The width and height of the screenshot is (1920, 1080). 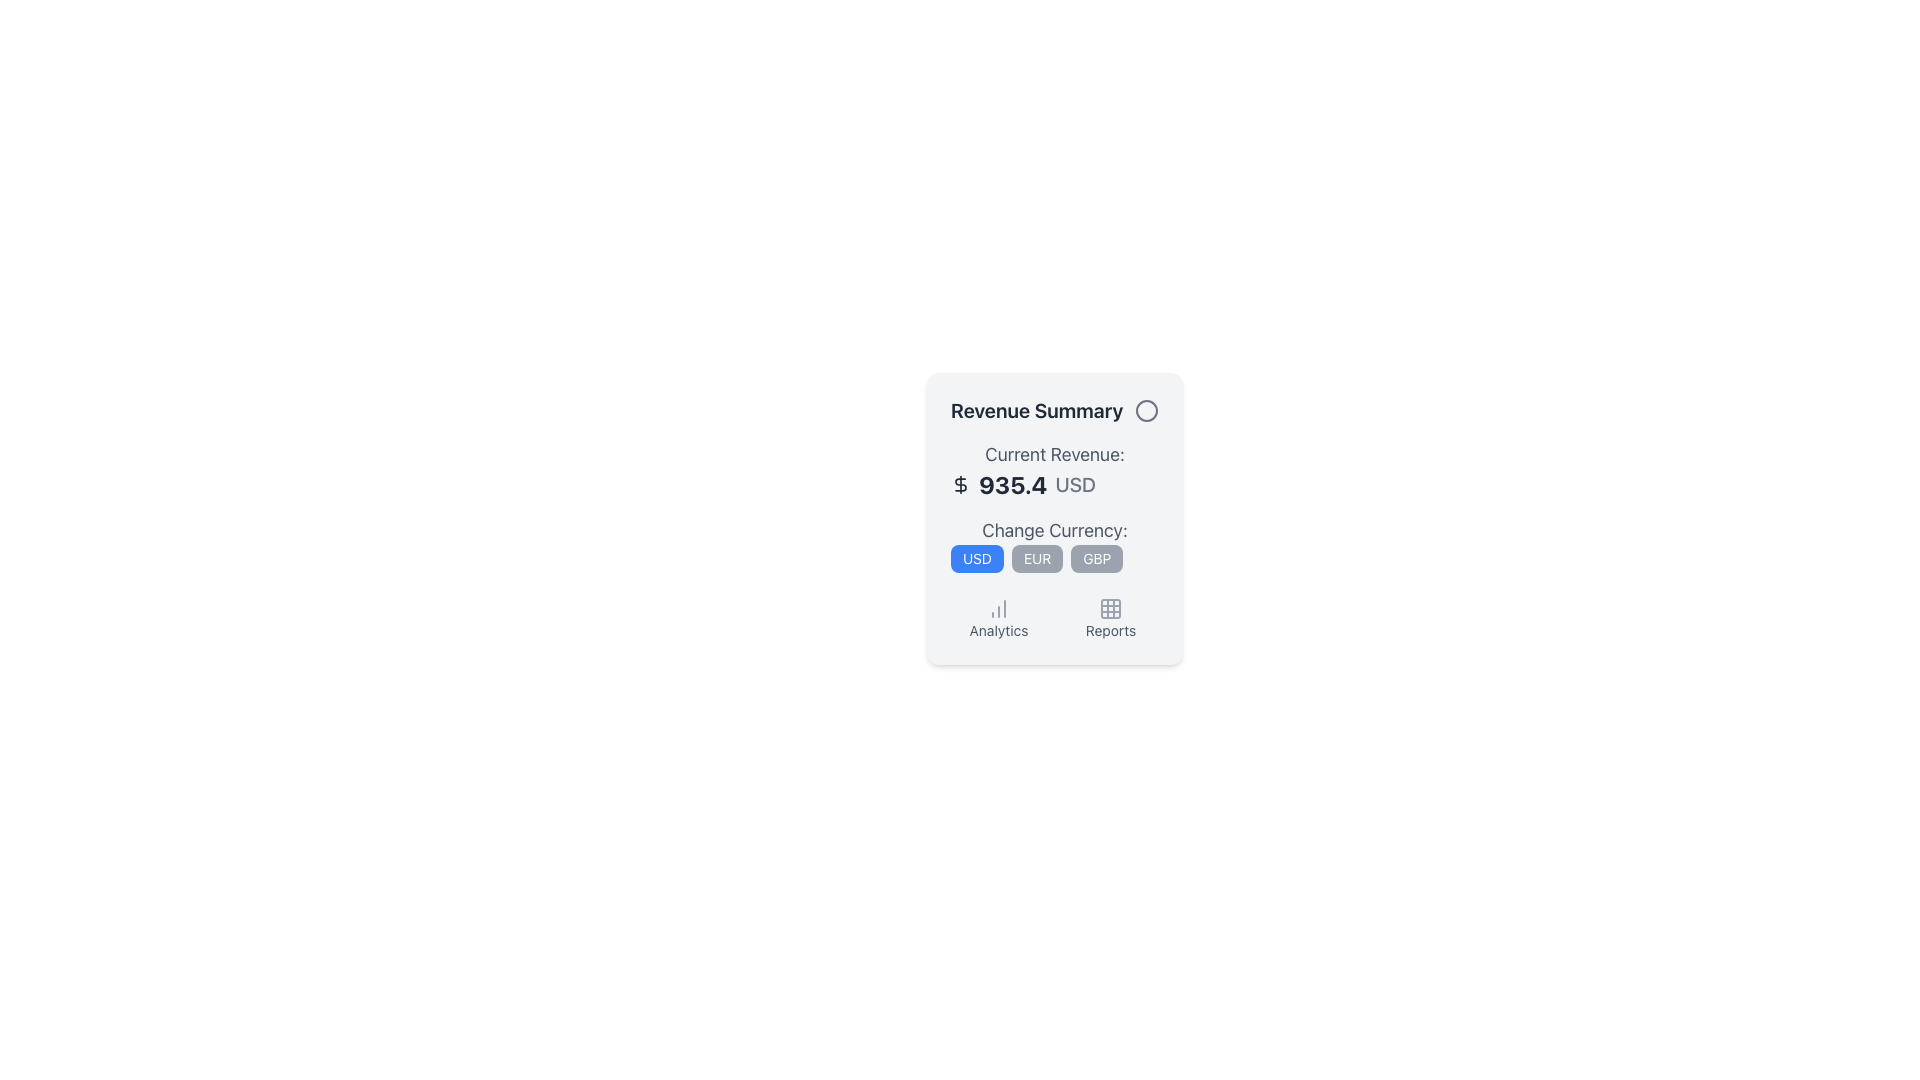 I want to click on the grid view icon, so click(x=1109, y=608).